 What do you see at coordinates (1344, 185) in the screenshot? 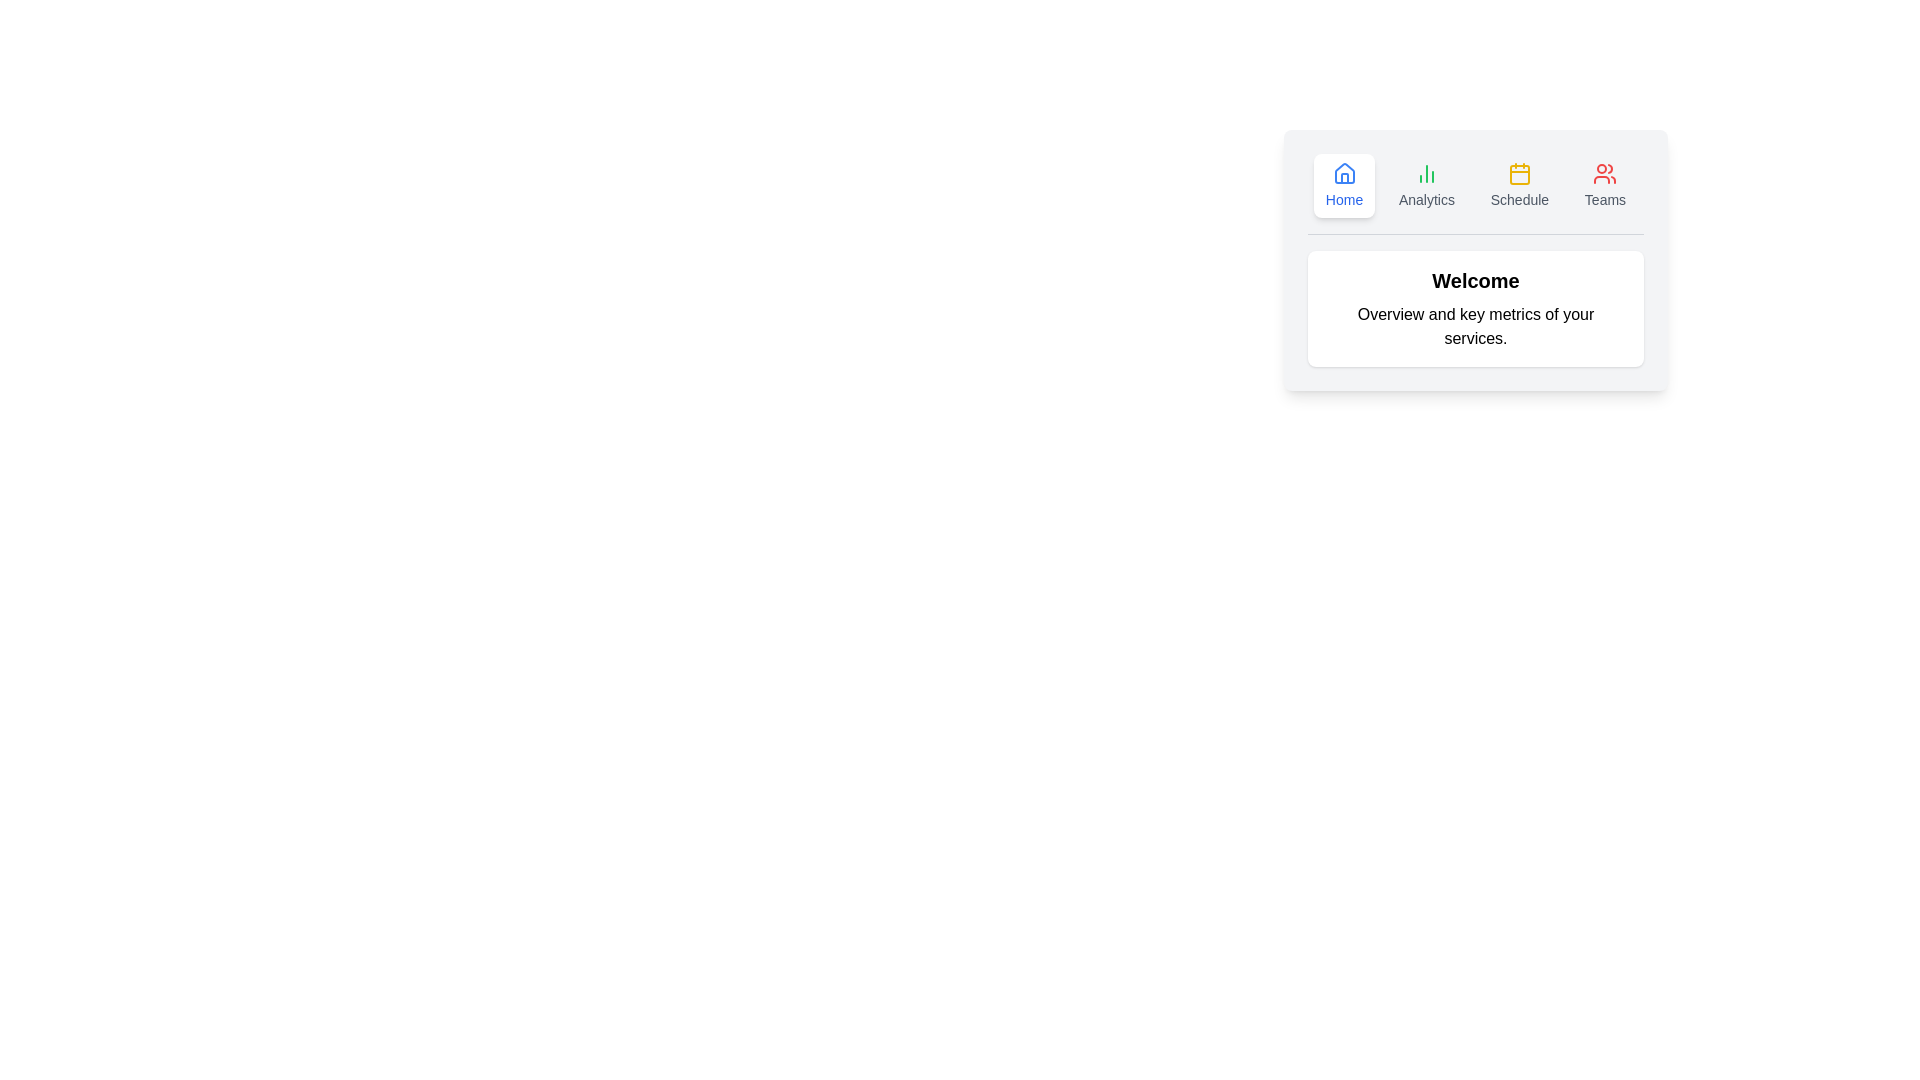
I see `the leftmost navigation button in the upper section of the card-like component` at bounding box center [1344, 185].